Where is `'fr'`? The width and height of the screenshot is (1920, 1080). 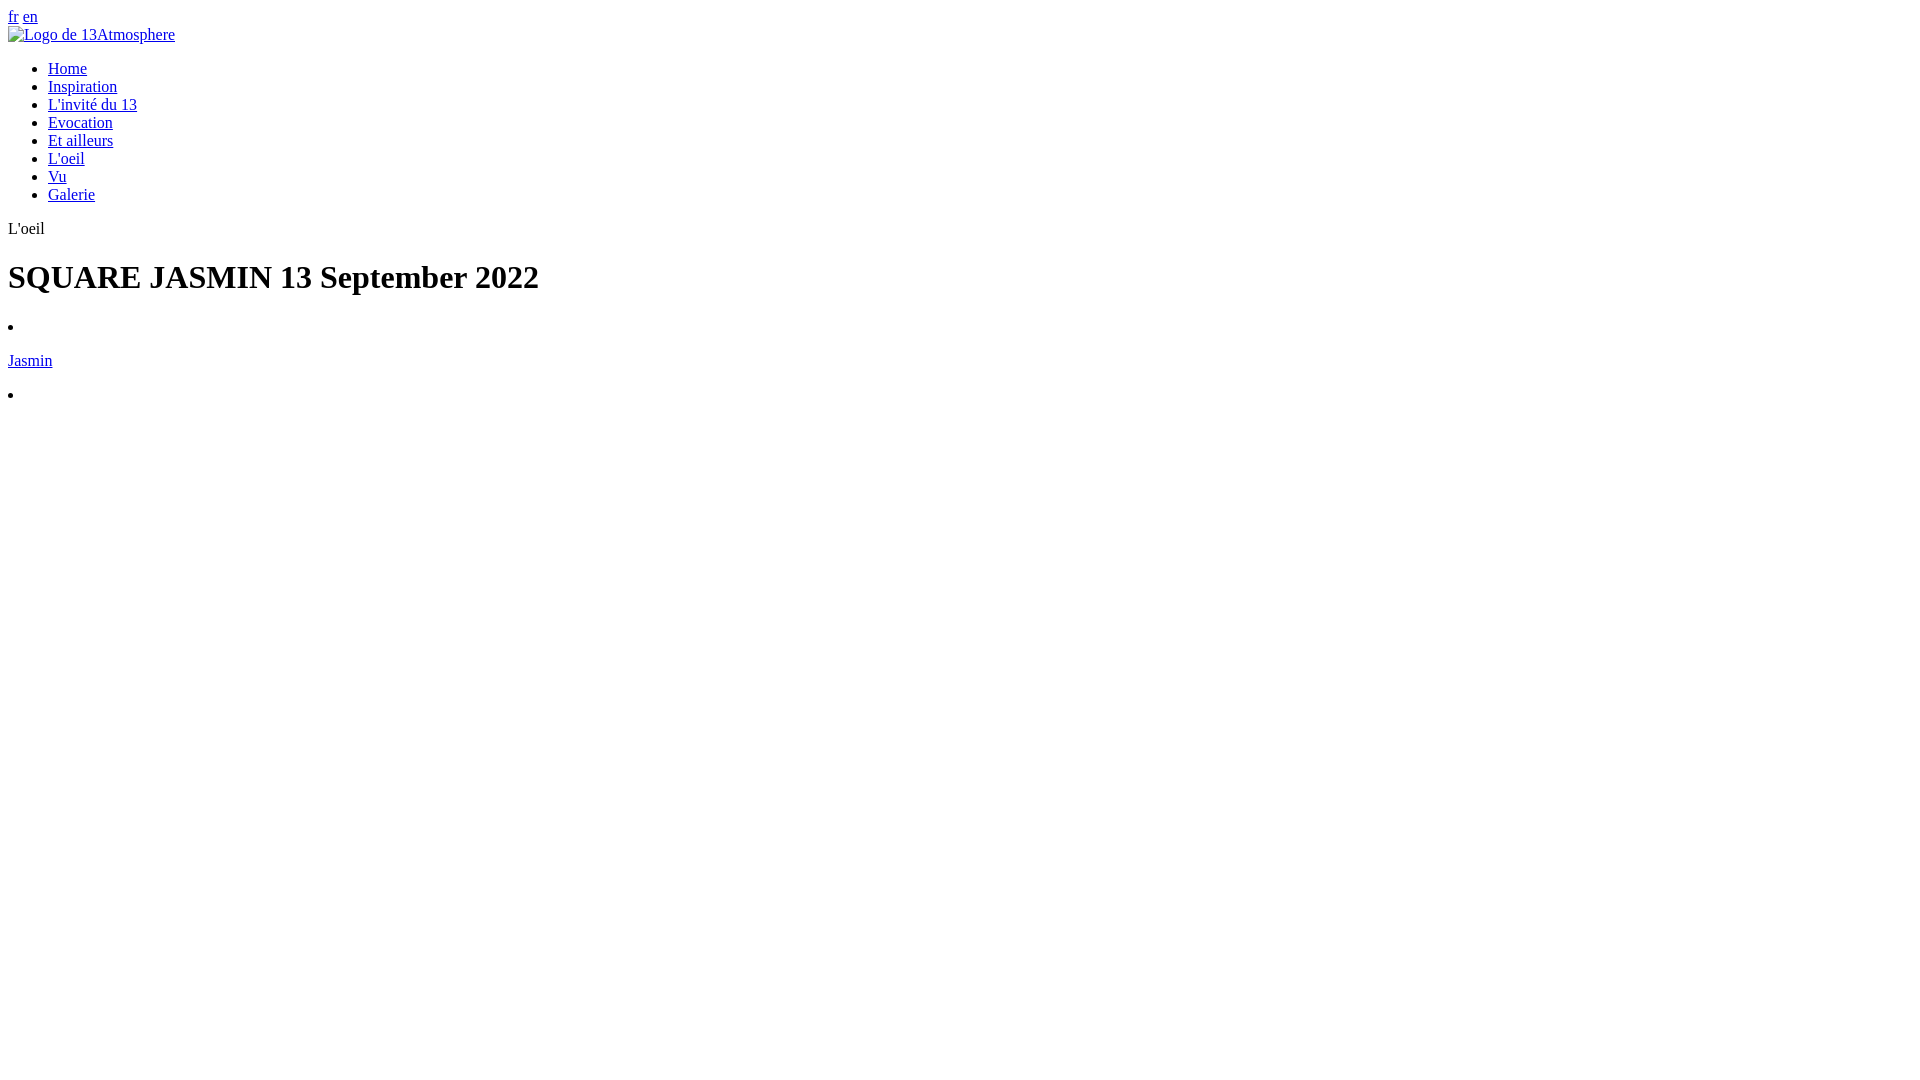
'fr' is located at coordinates (13, 16).